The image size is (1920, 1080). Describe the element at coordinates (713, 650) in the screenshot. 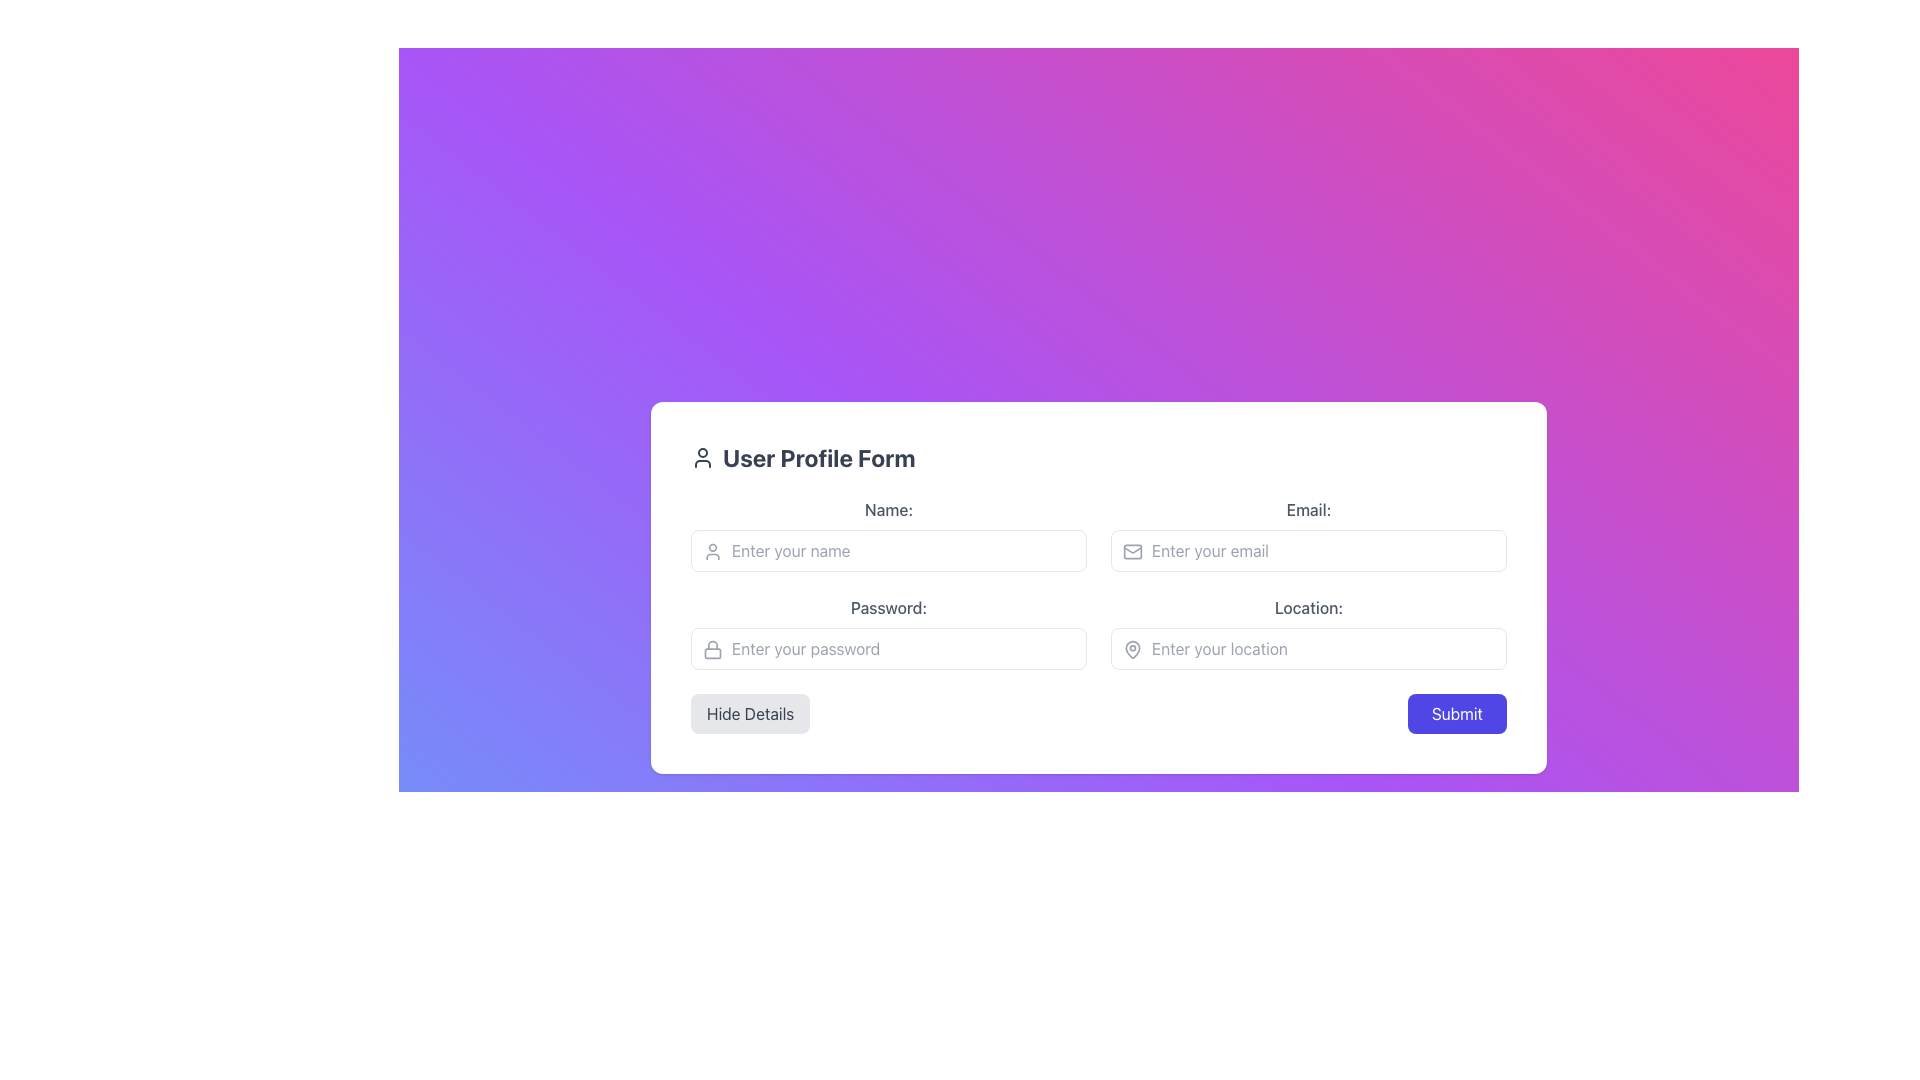

I see `the decorative lock icon located inside the password input field of the user profile form, which serves as a visual cue for security` at that location.